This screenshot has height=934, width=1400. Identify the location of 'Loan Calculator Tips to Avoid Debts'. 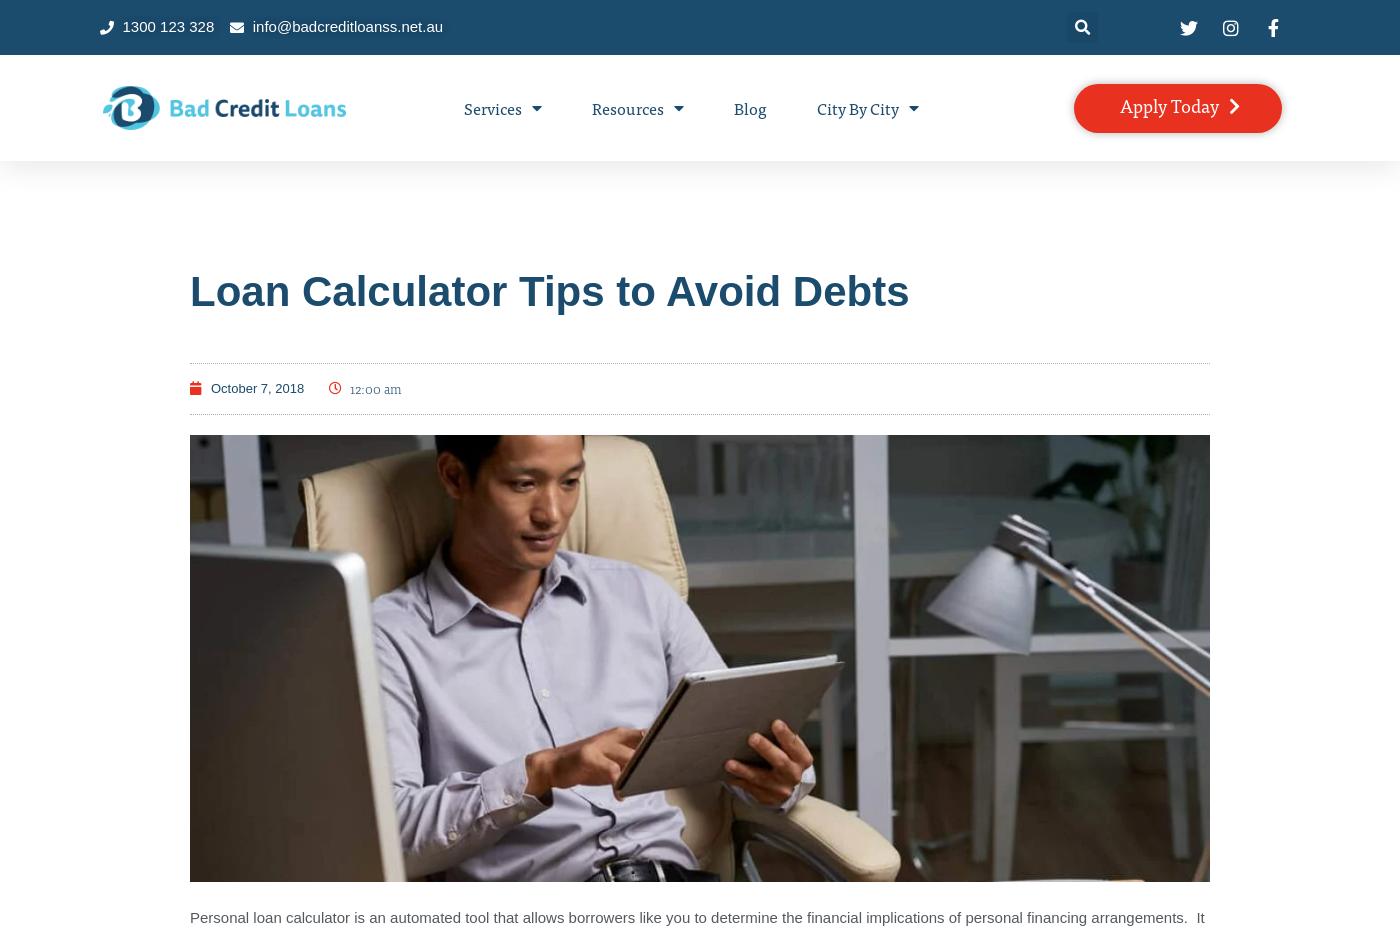
(549, 290).